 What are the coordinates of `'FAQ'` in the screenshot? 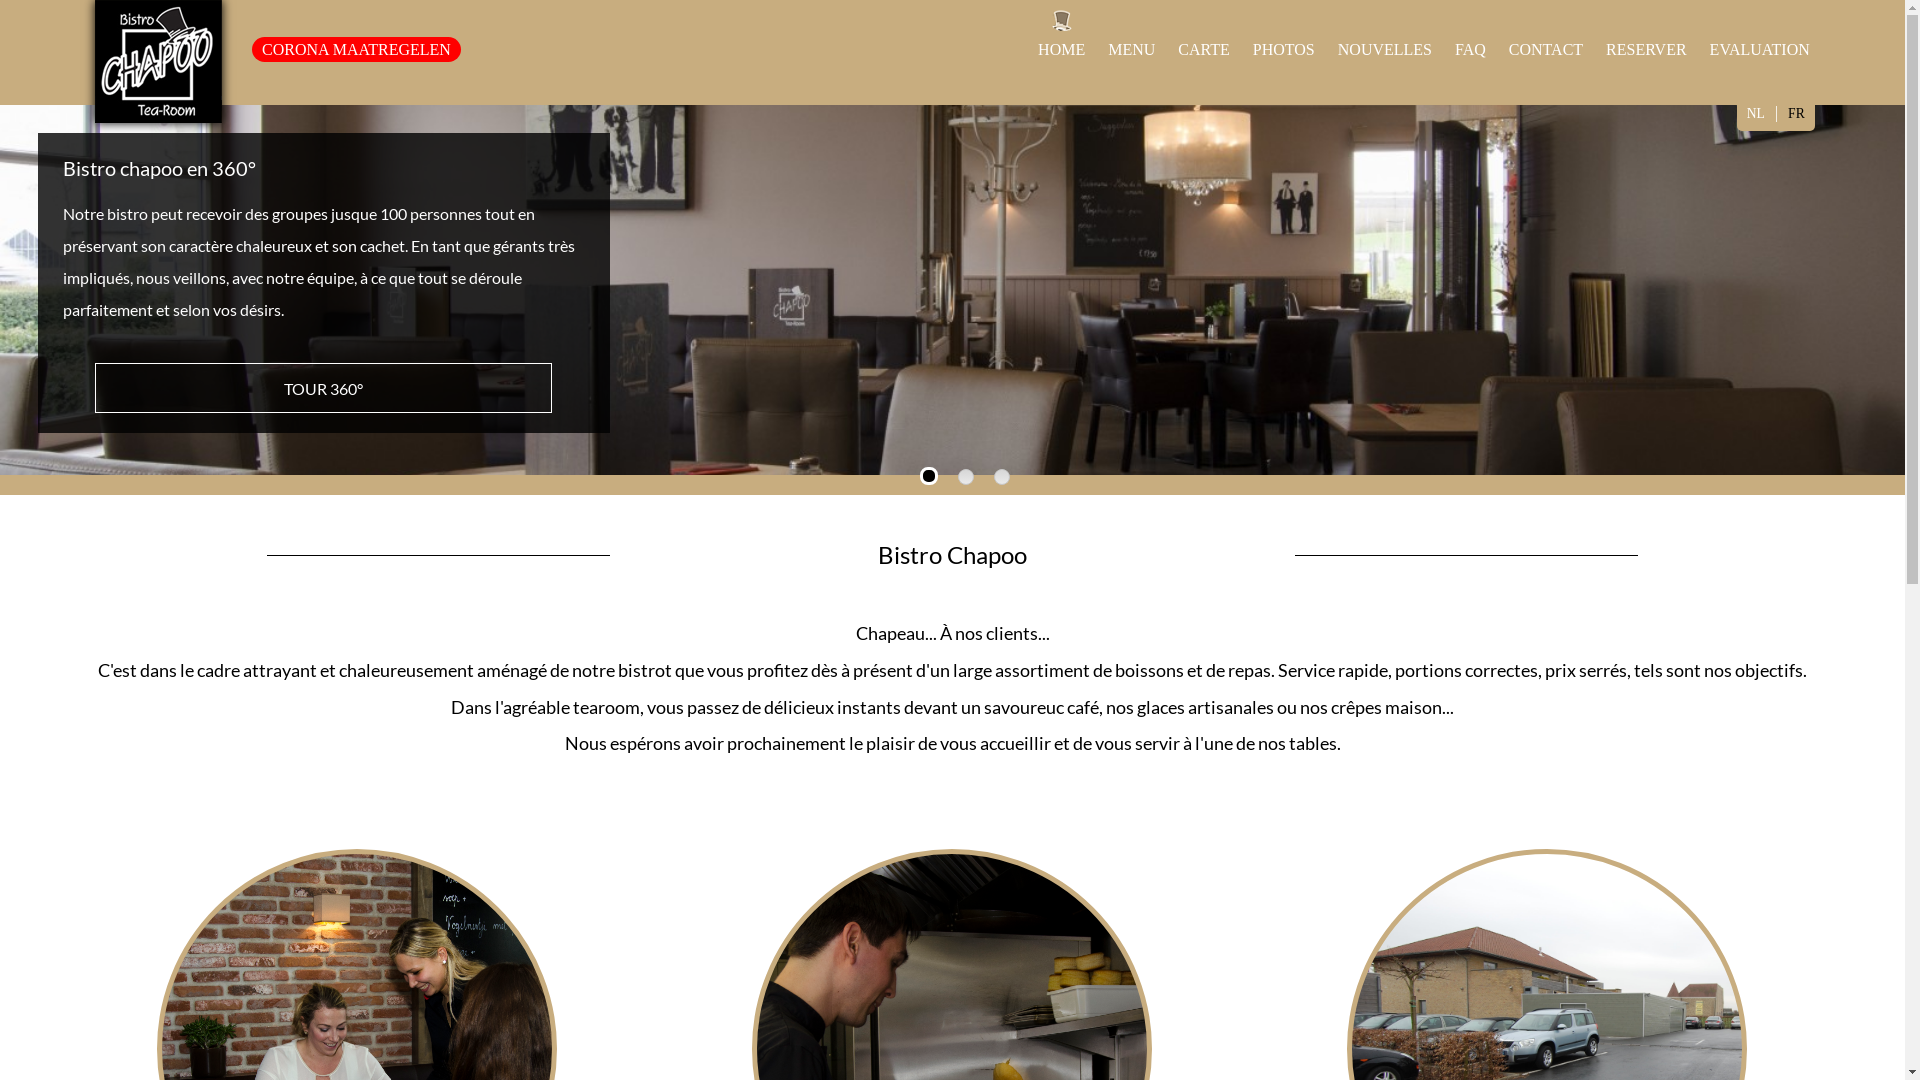 It's located at (1470, 48).